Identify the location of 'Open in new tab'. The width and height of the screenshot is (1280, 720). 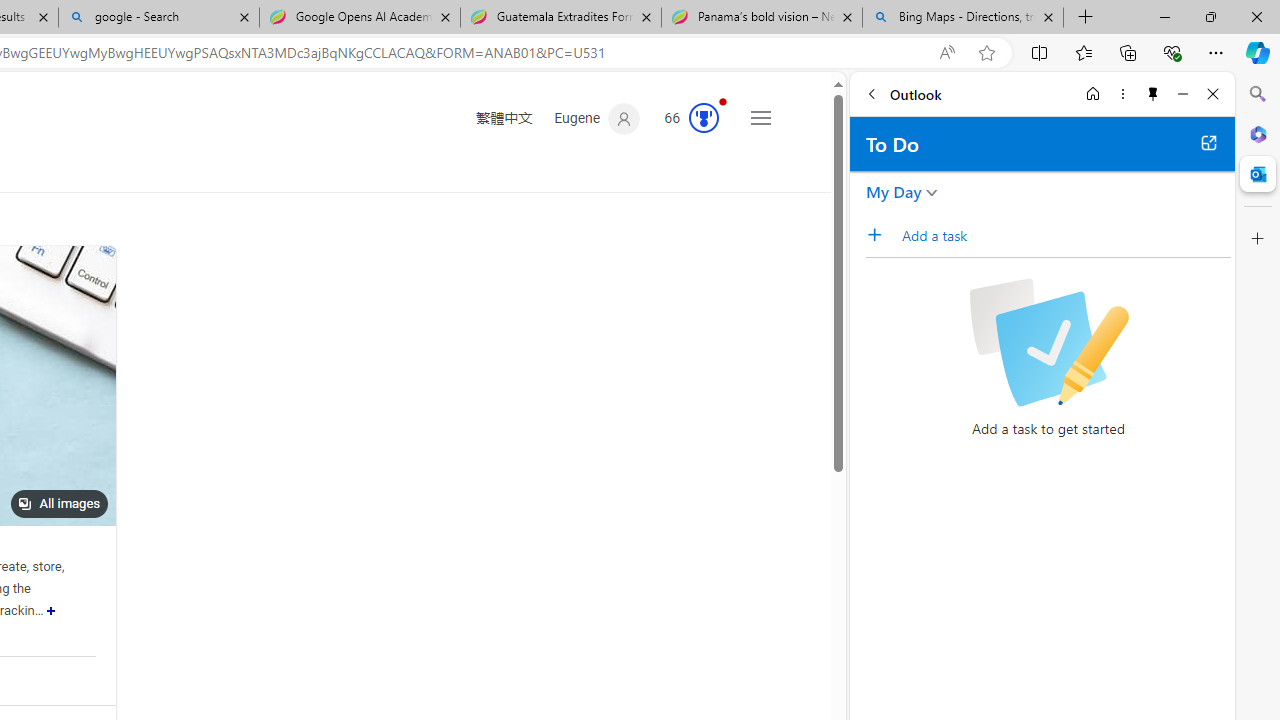
(1207, 141).